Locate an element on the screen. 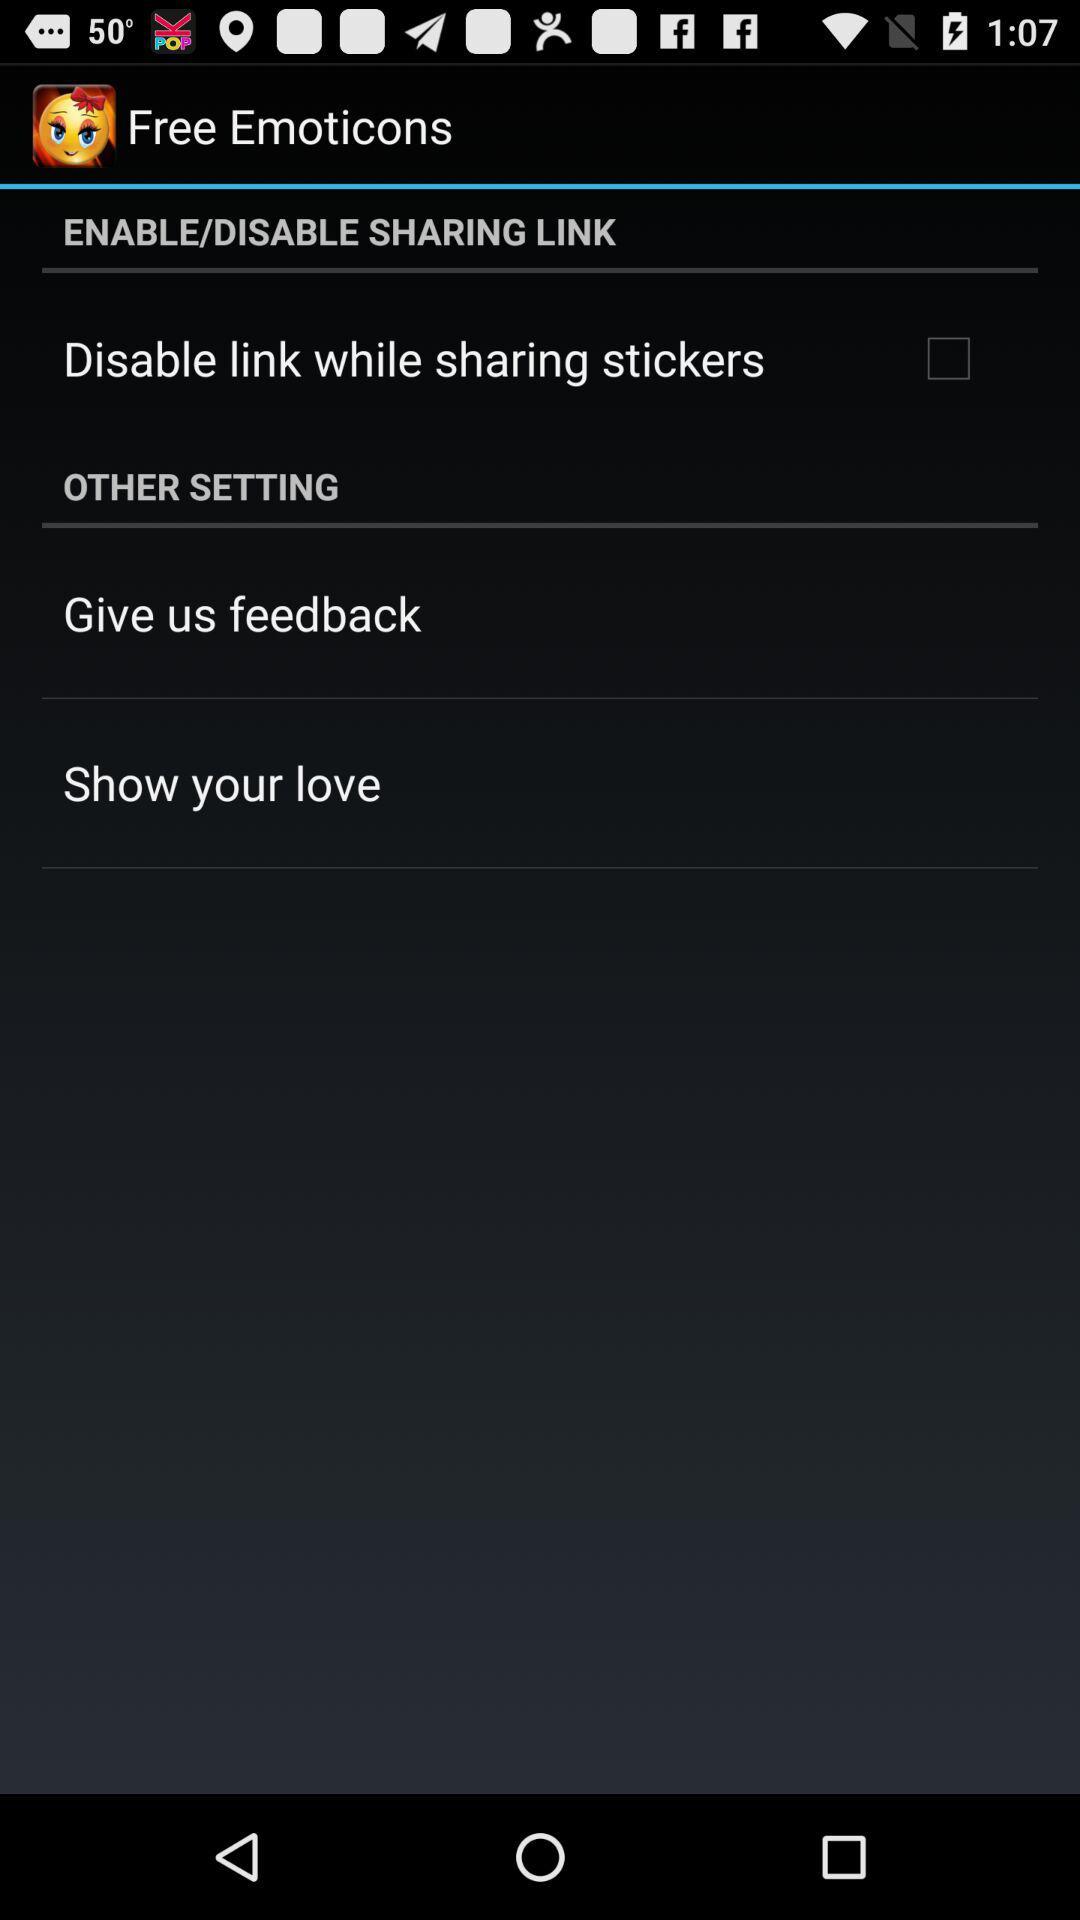 The image size is (1080, 1920). app on the left is located at coordinates (222, 781).